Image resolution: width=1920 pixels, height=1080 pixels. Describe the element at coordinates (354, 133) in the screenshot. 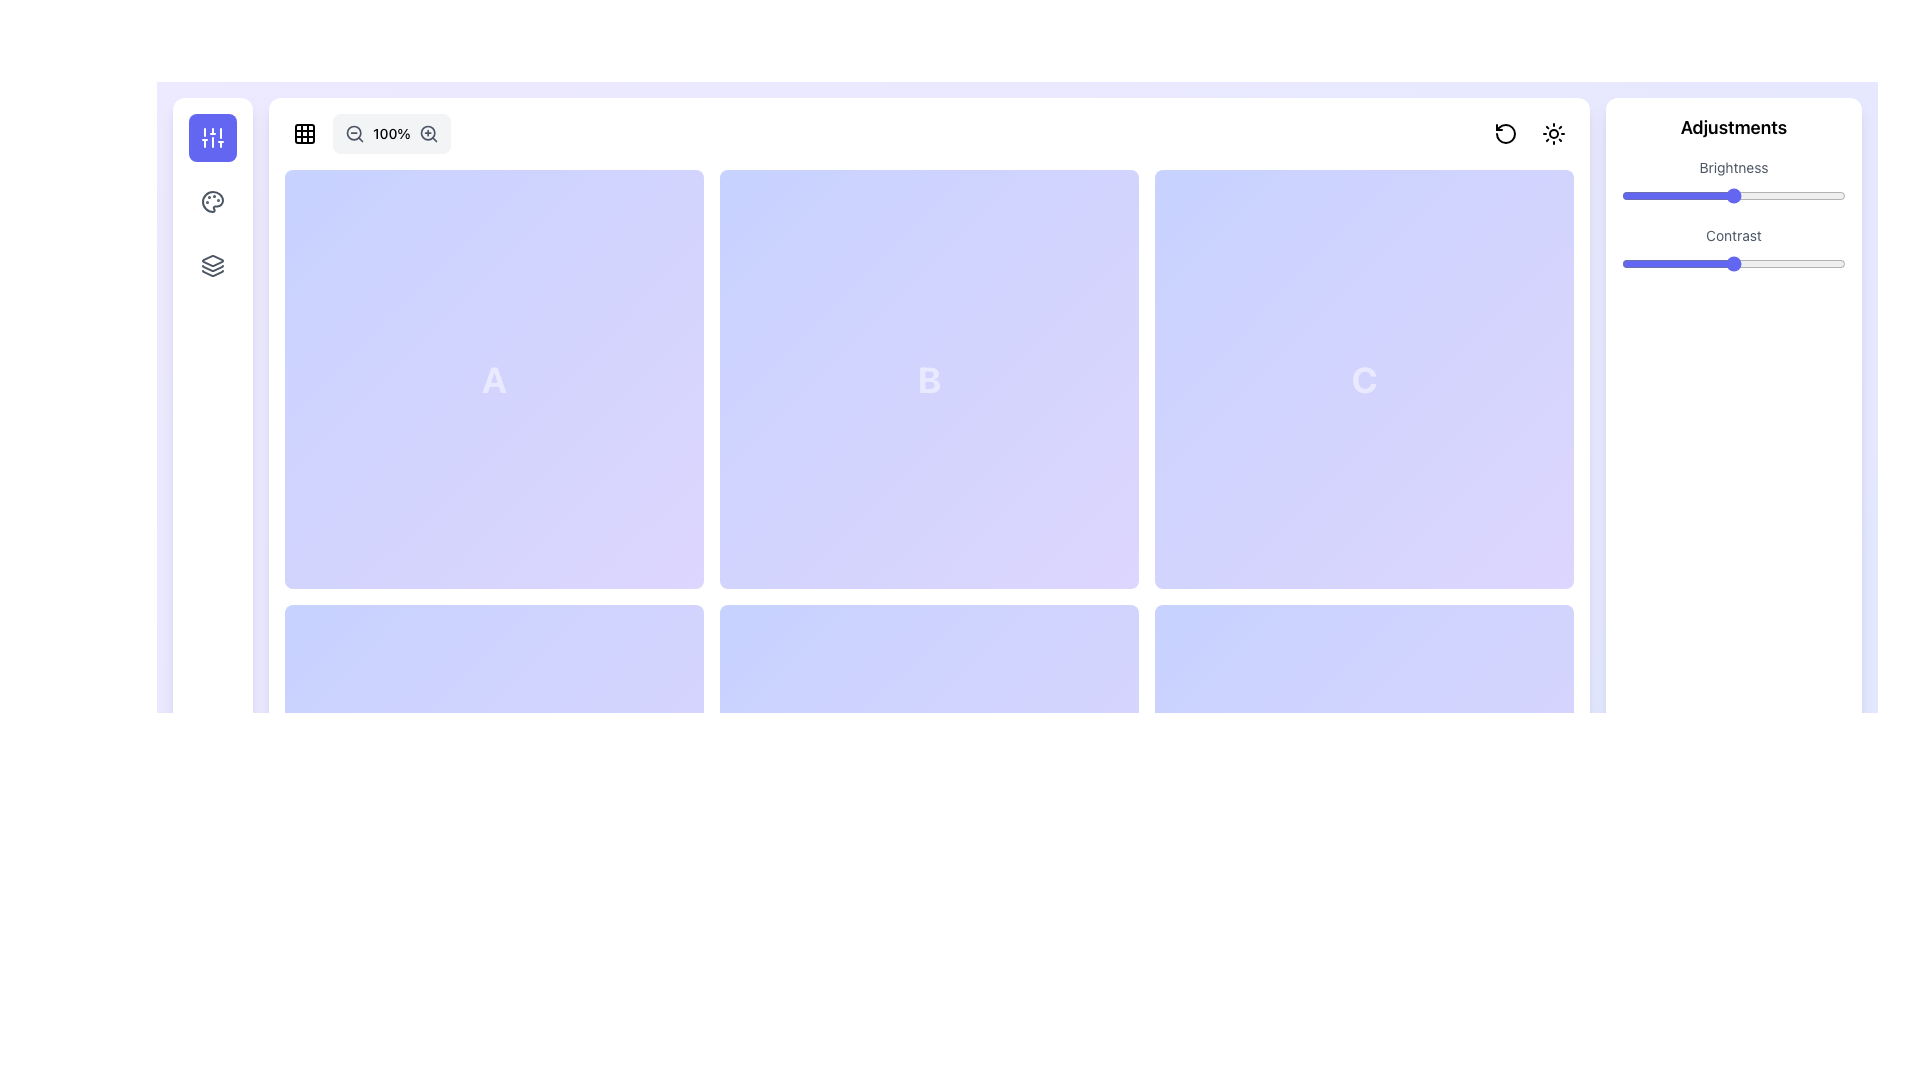

I see `the SVG Circle element that forms the circular portion of the zoom-out icon, located at the top-center of the view` at that location.